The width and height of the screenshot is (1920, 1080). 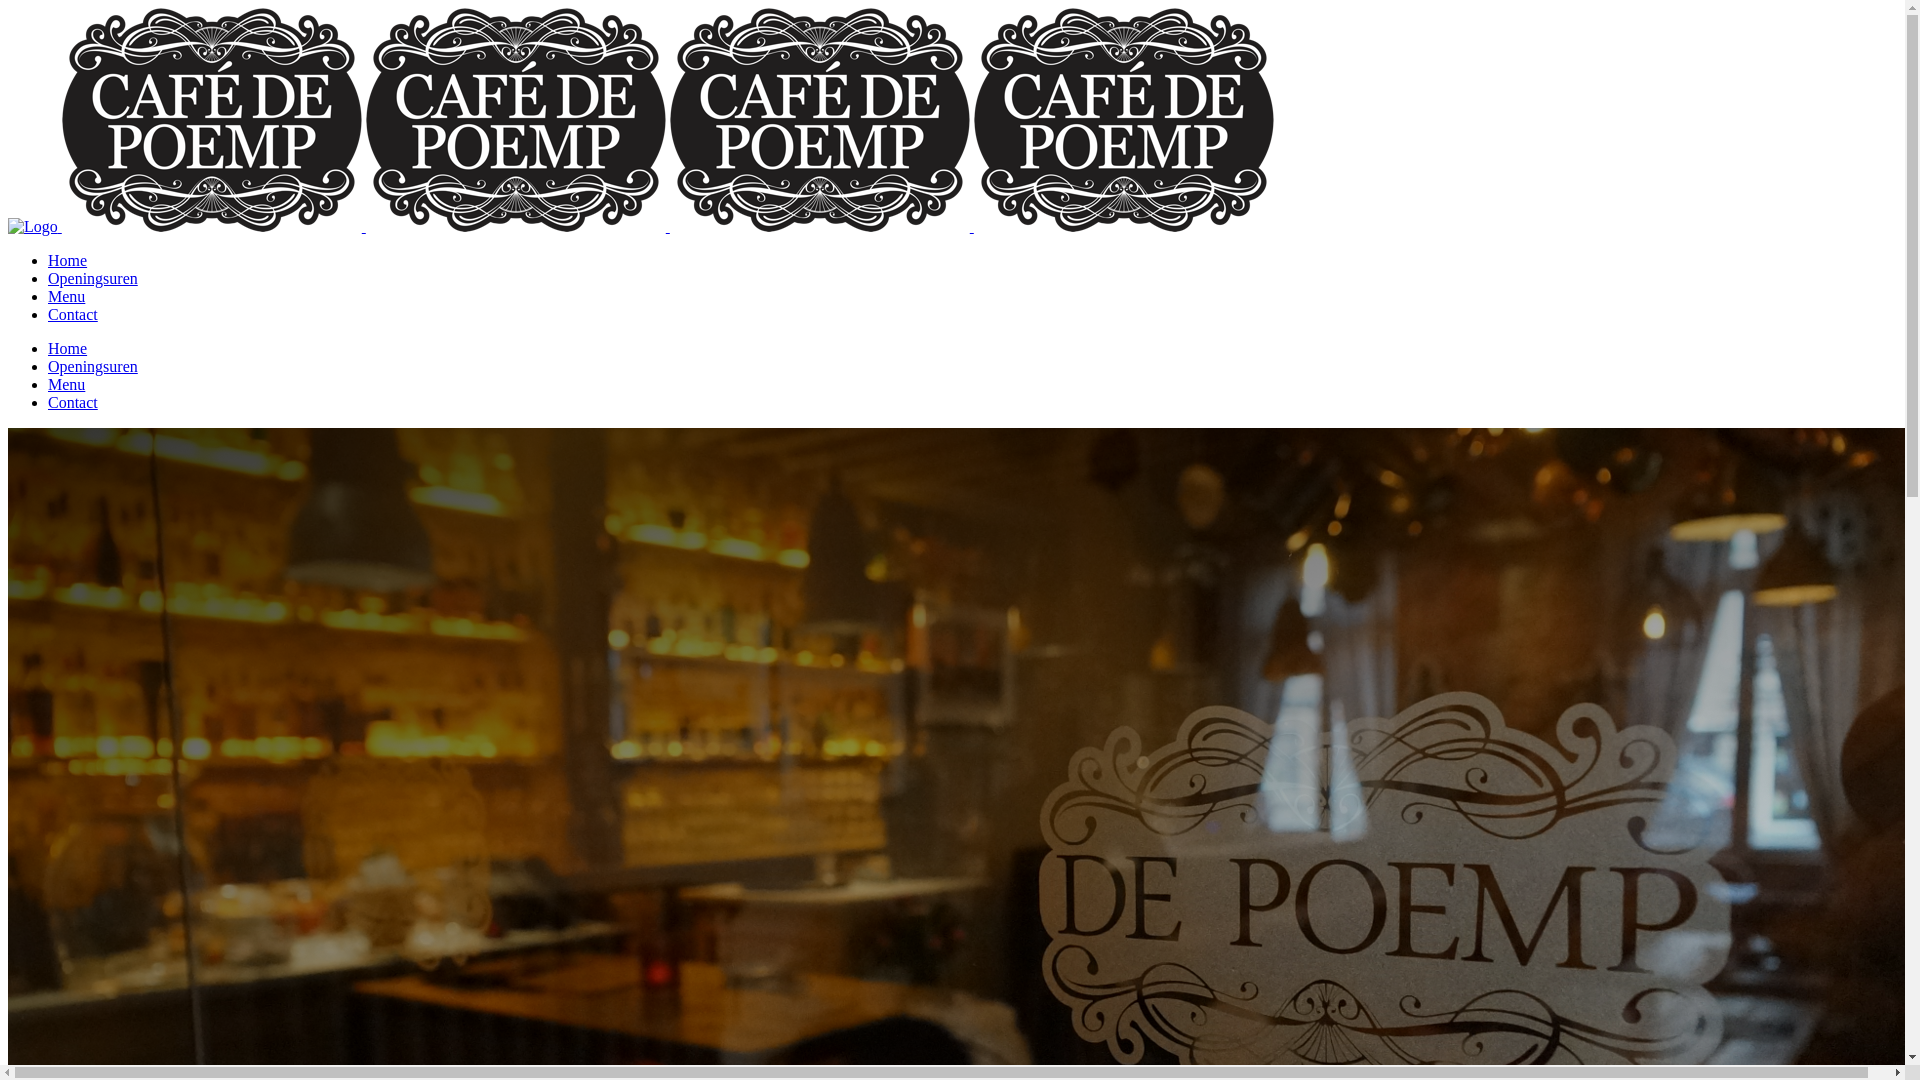 What do you see at coordinates (72, 314) in the screenshot?
I see `'Contact'` at bounding box center [72, 314].